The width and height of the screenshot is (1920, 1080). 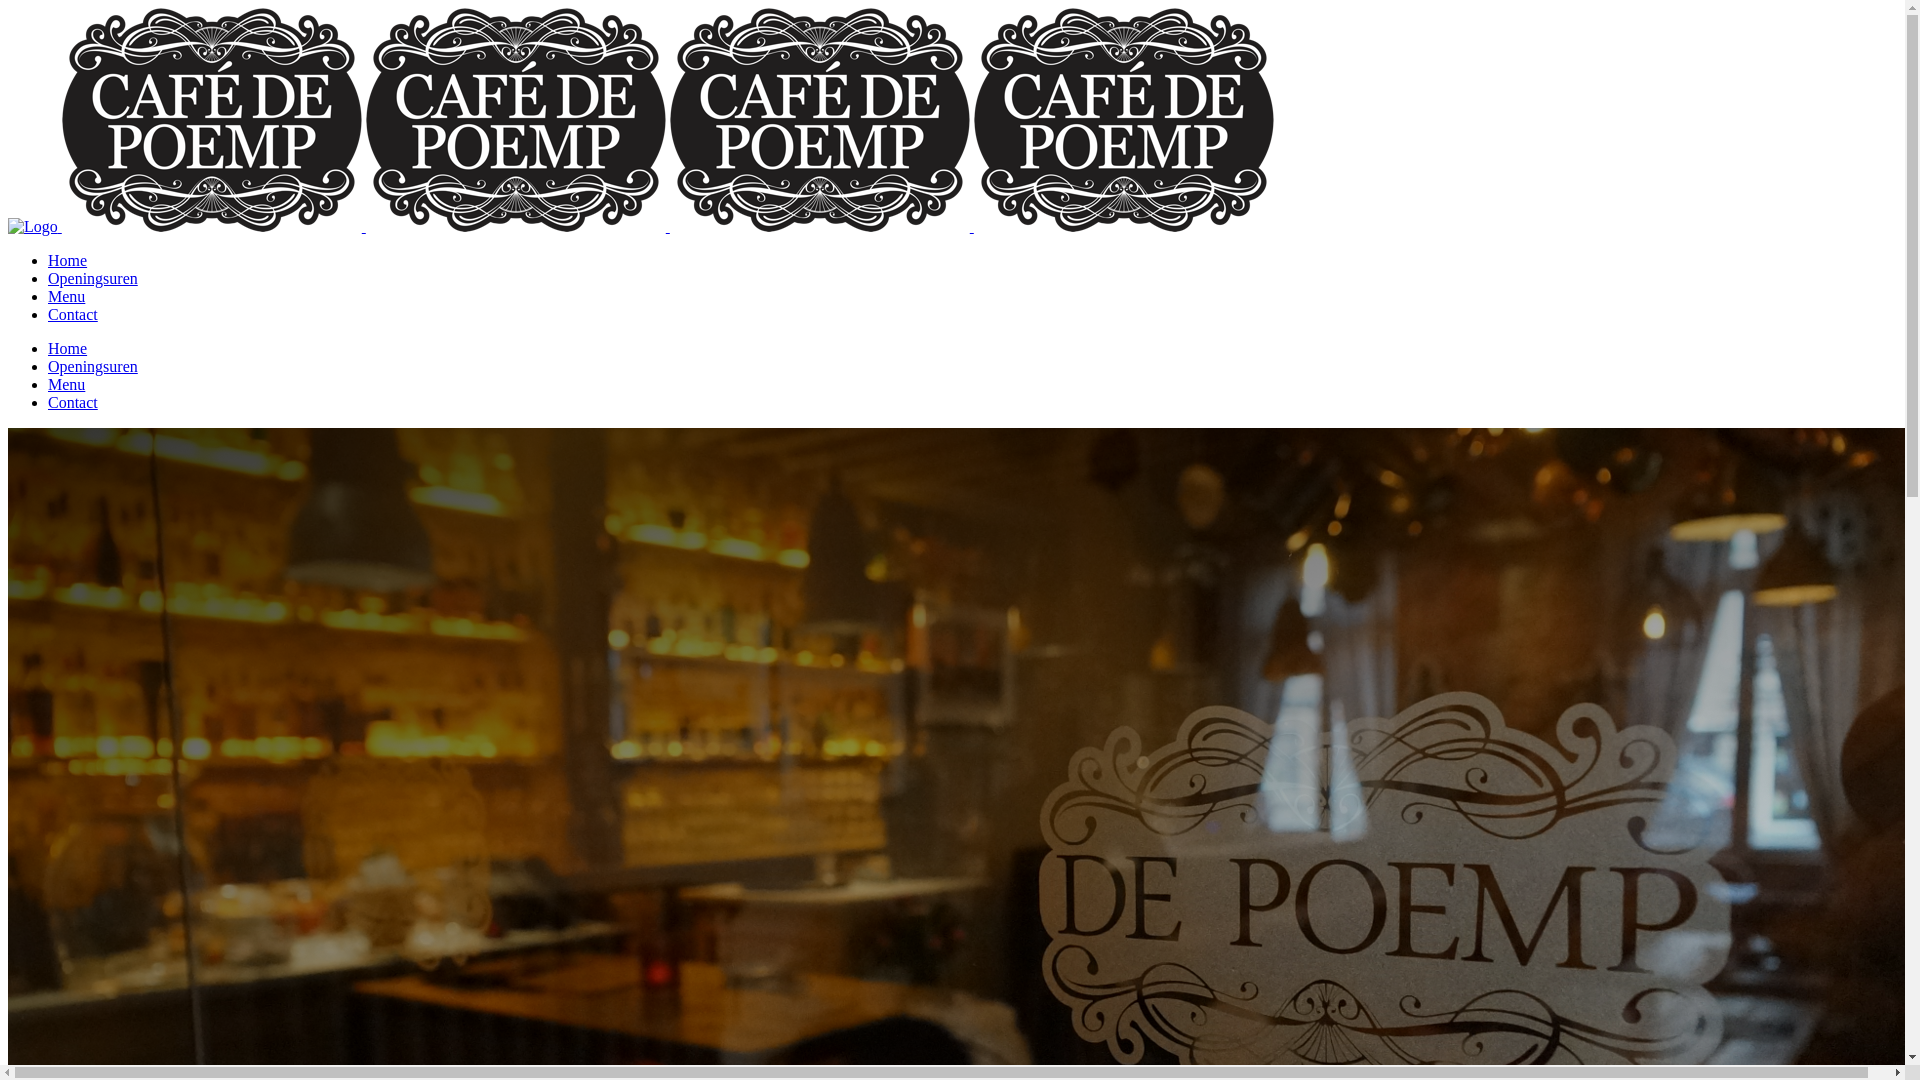 What do you see at coordinates (72, 314) in the screenshot?
I see `'Contact'` at bounding box center [72, 314].